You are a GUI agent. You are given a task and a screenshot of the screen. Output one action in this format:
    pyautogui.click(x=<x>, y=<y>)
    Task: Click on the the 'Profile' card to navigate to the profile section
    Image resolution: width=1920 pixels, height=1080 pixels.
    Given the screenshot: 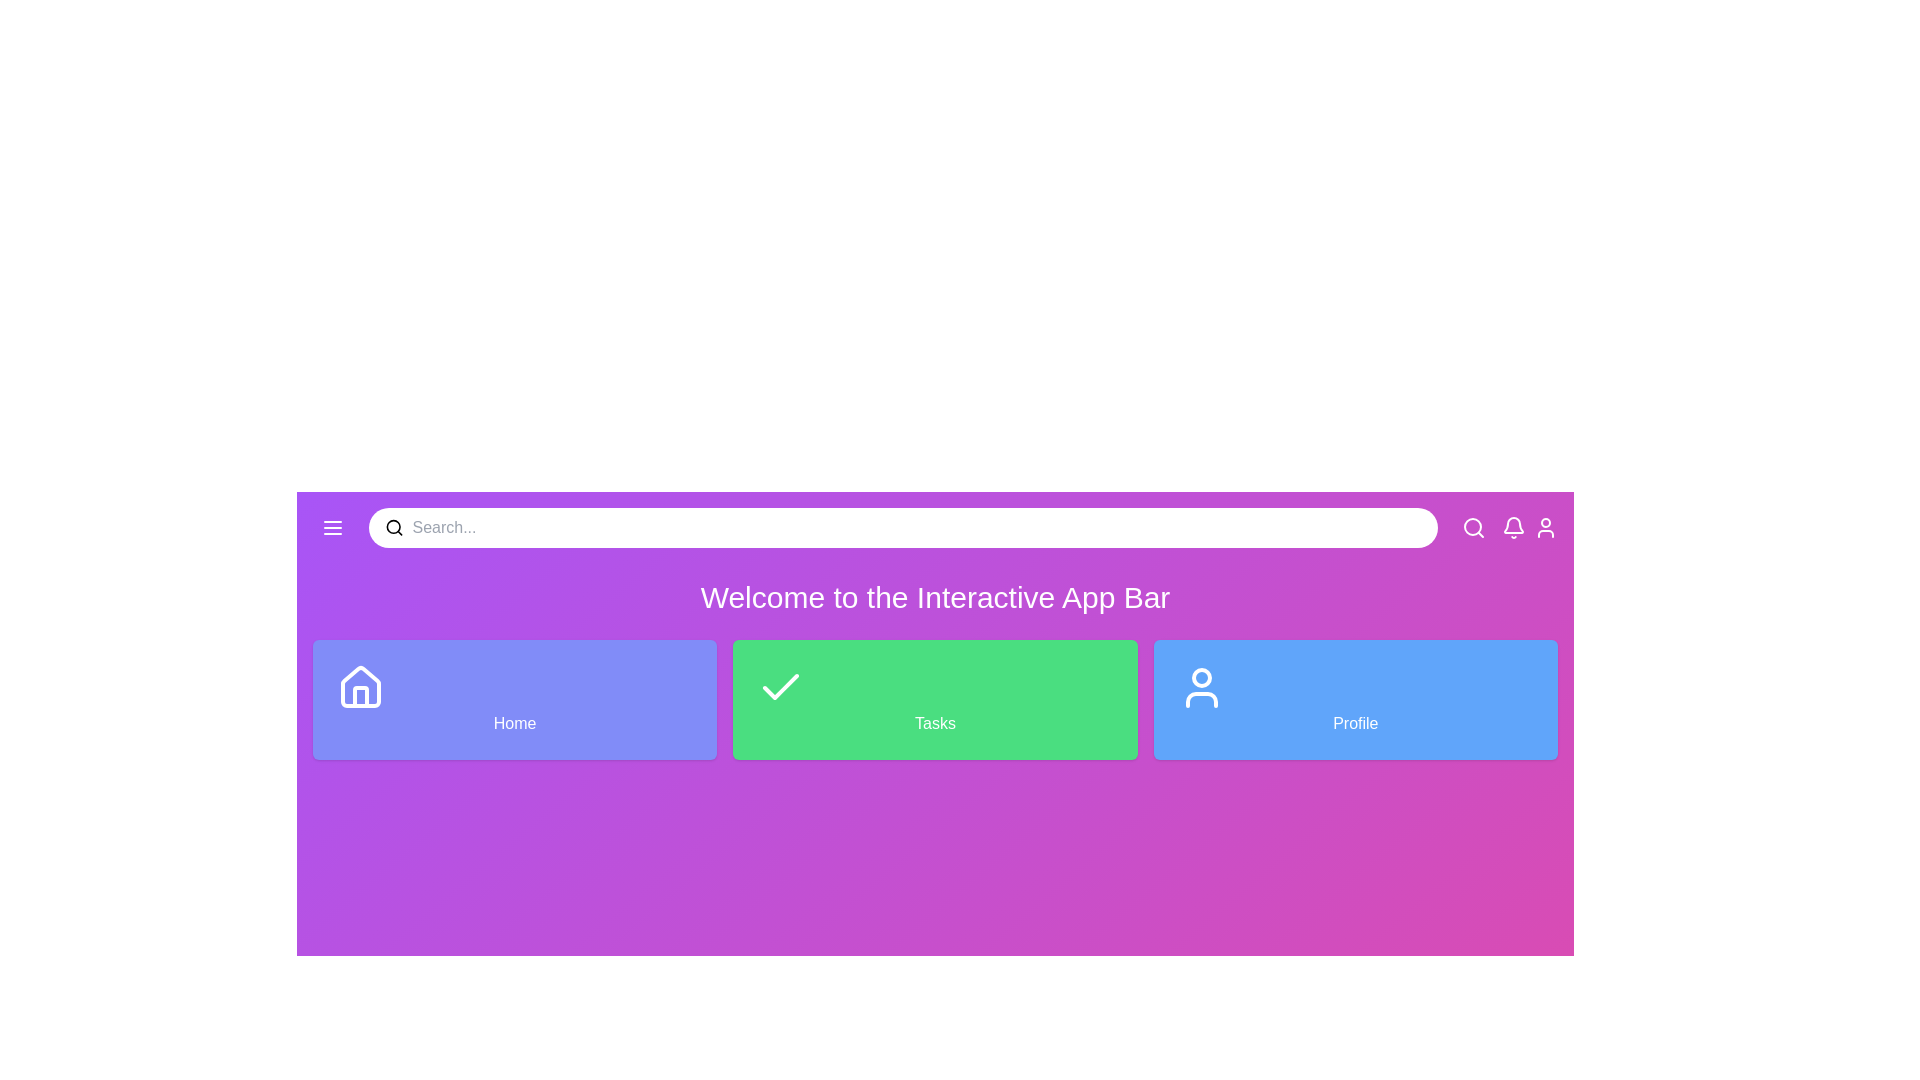 What is the action you would take?
    pyautogui.click(x=1354, y=698)
    